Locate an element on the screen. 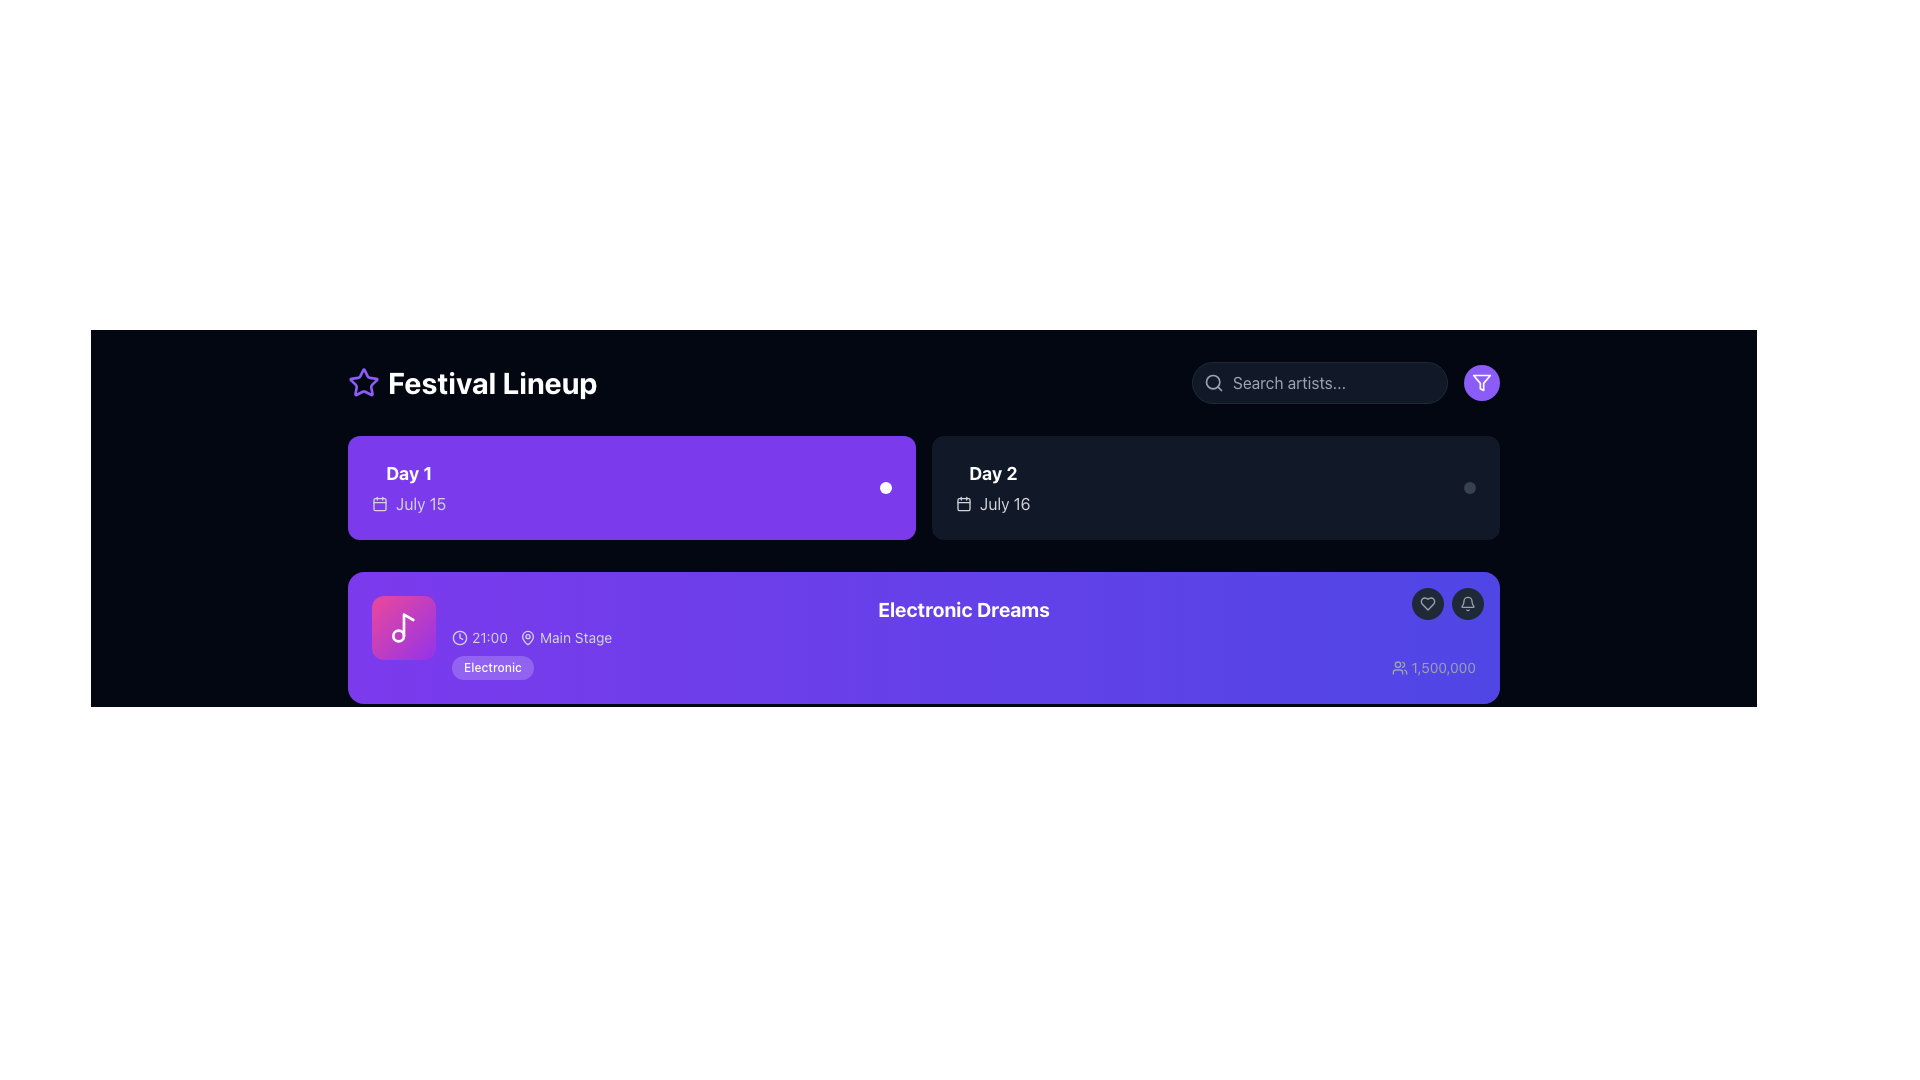 This screenshot has width=1920, height=1080. the pin icon that resembles a location marker, which is positioned adjacent to the text 'Main Stage' within a dark-themed interface is located at coordinates (528, 637).